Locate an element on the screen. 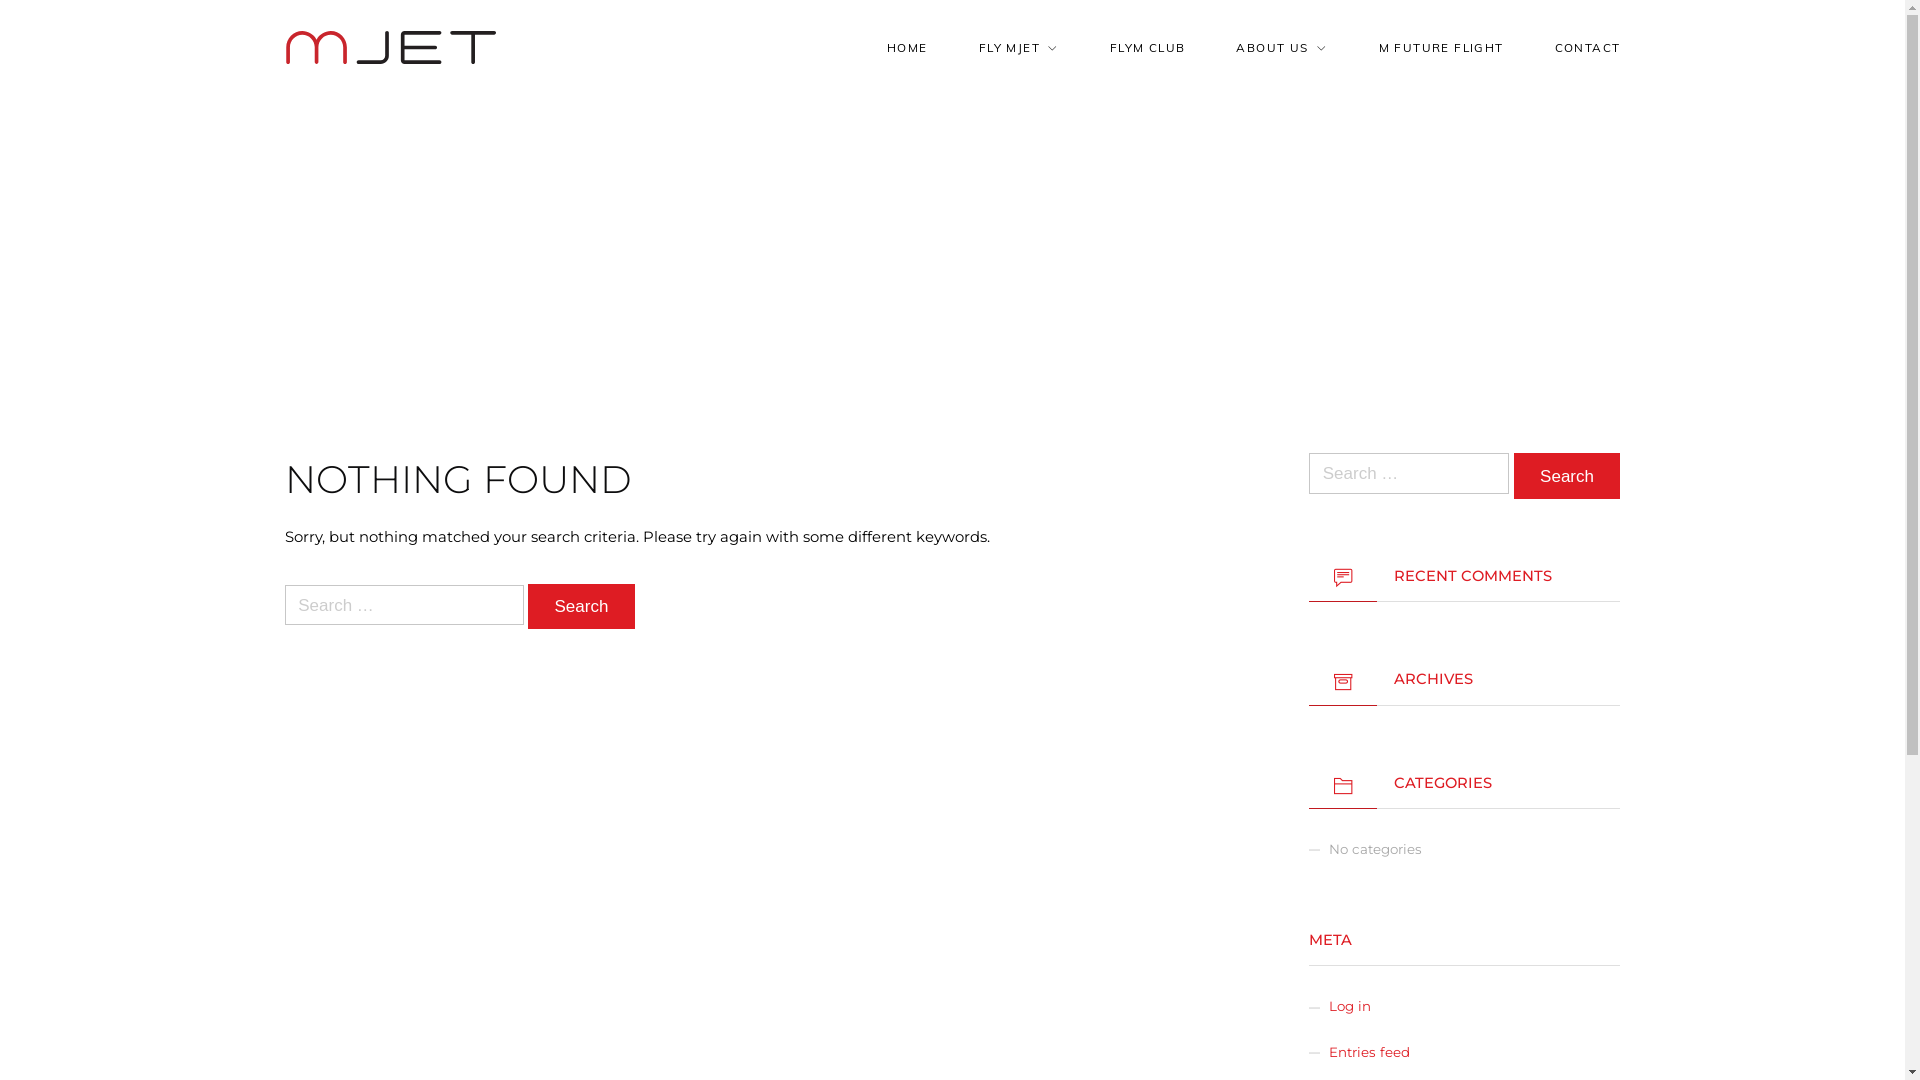  'ABOUT US' is located at coordinates (1281, 45).